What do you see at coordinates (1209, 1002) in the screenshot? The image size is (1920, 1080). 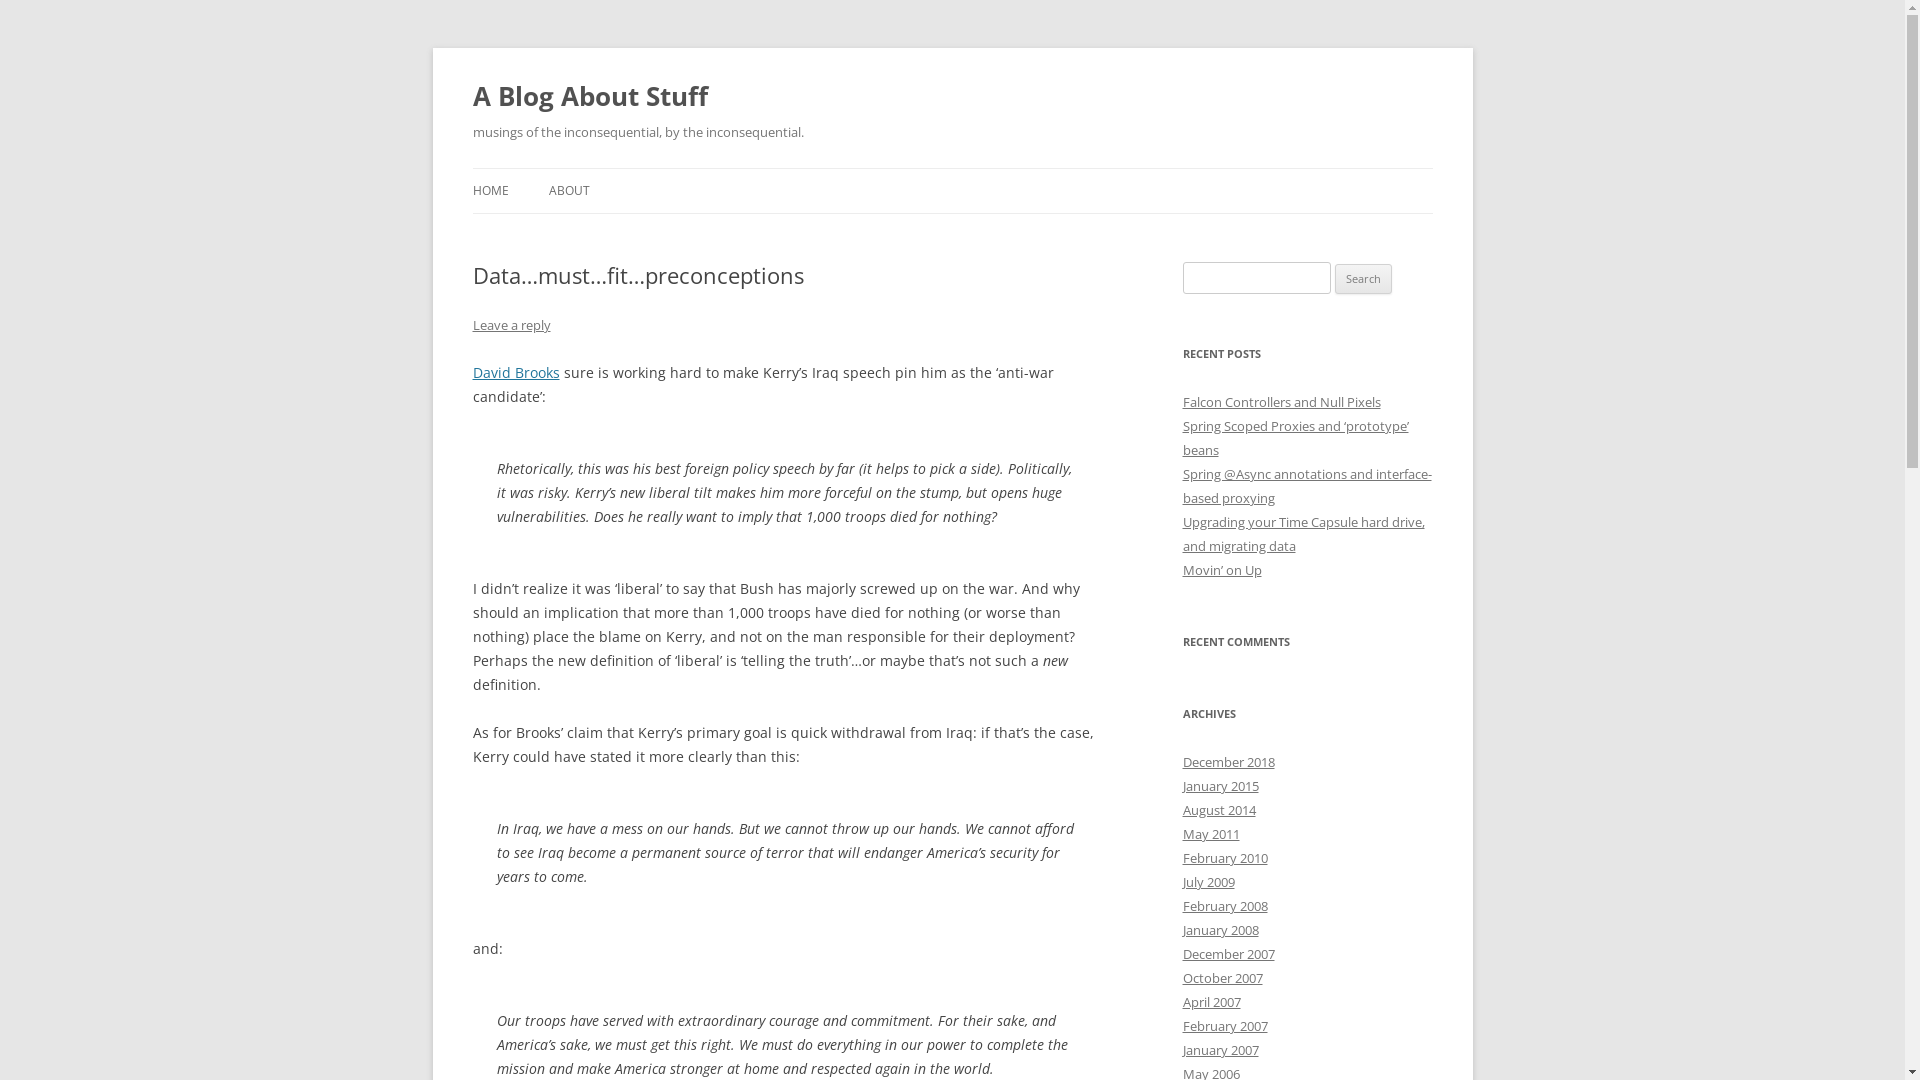 I see `'April 2007'` at bounding box center [1209, 1002].